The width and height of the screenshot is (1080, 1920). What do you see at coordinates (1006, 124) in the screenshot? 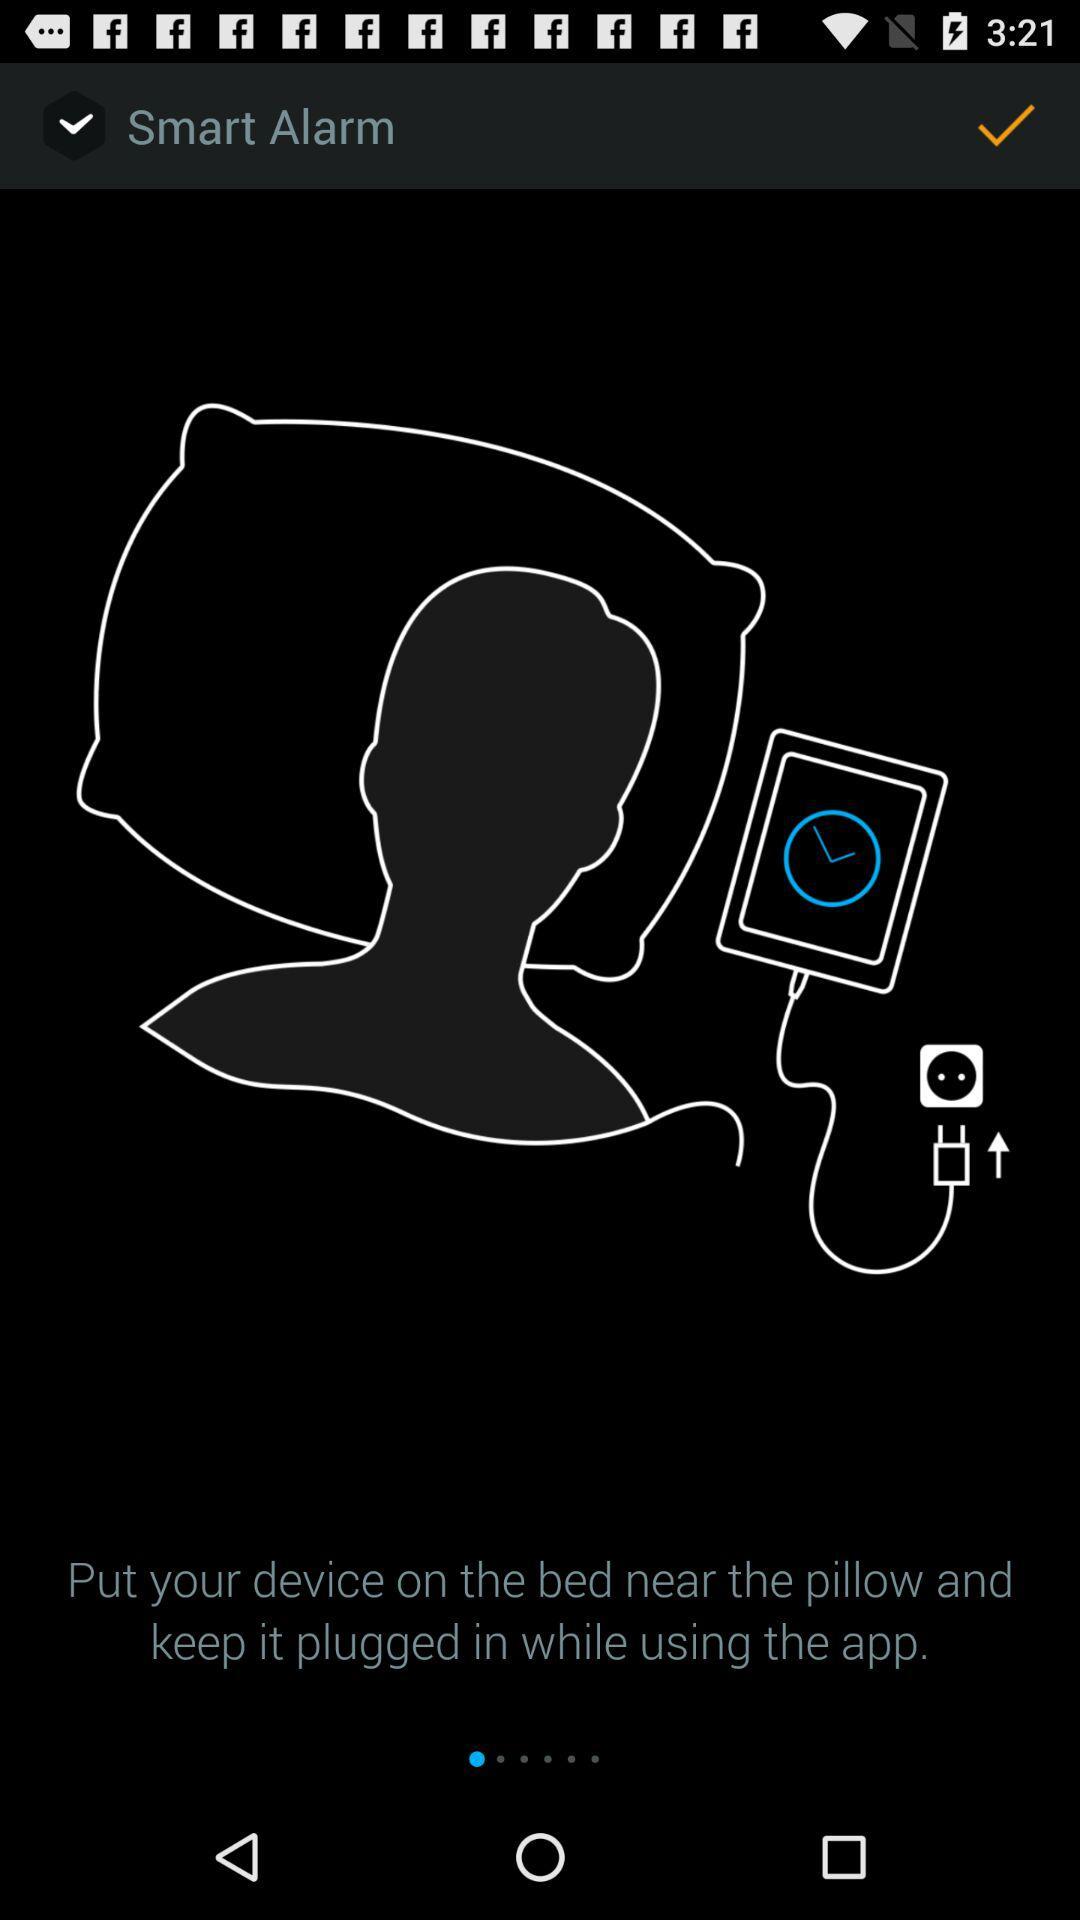
I see `the item next to the smart alarm item` at bounding box center [1006, 124].